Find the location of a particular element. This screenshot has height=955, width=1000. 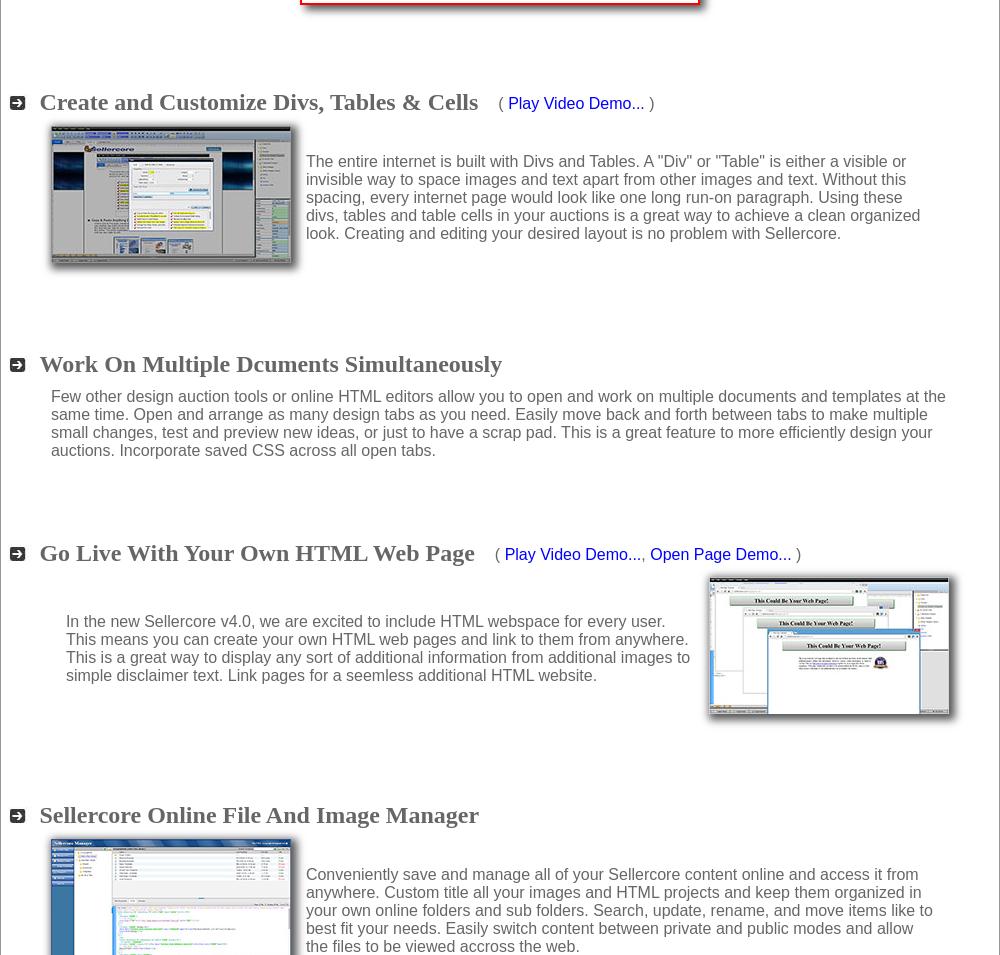

'Work On Multiple Dcuments Simultaneously' is located at coordinates (270, 361).